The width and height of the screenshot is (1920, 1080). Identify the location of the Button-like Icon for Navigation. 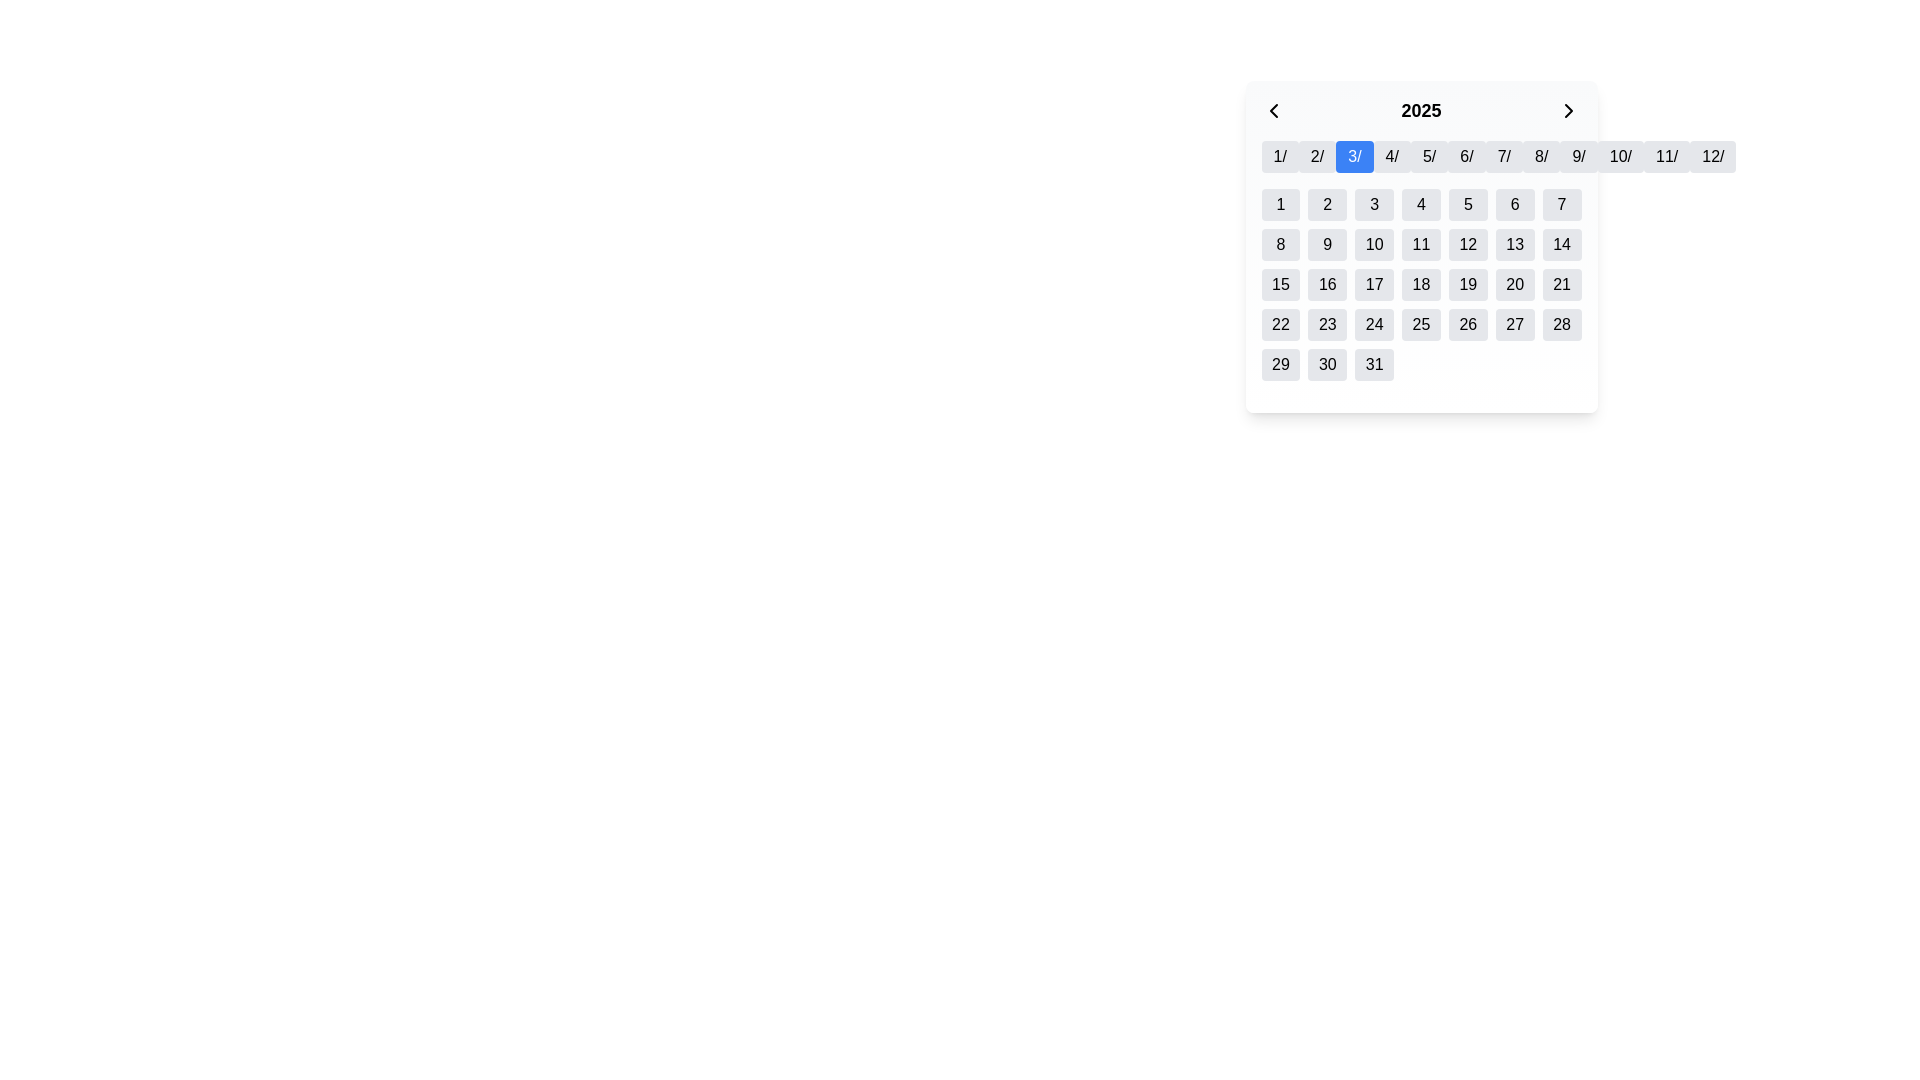
(1568, 111).